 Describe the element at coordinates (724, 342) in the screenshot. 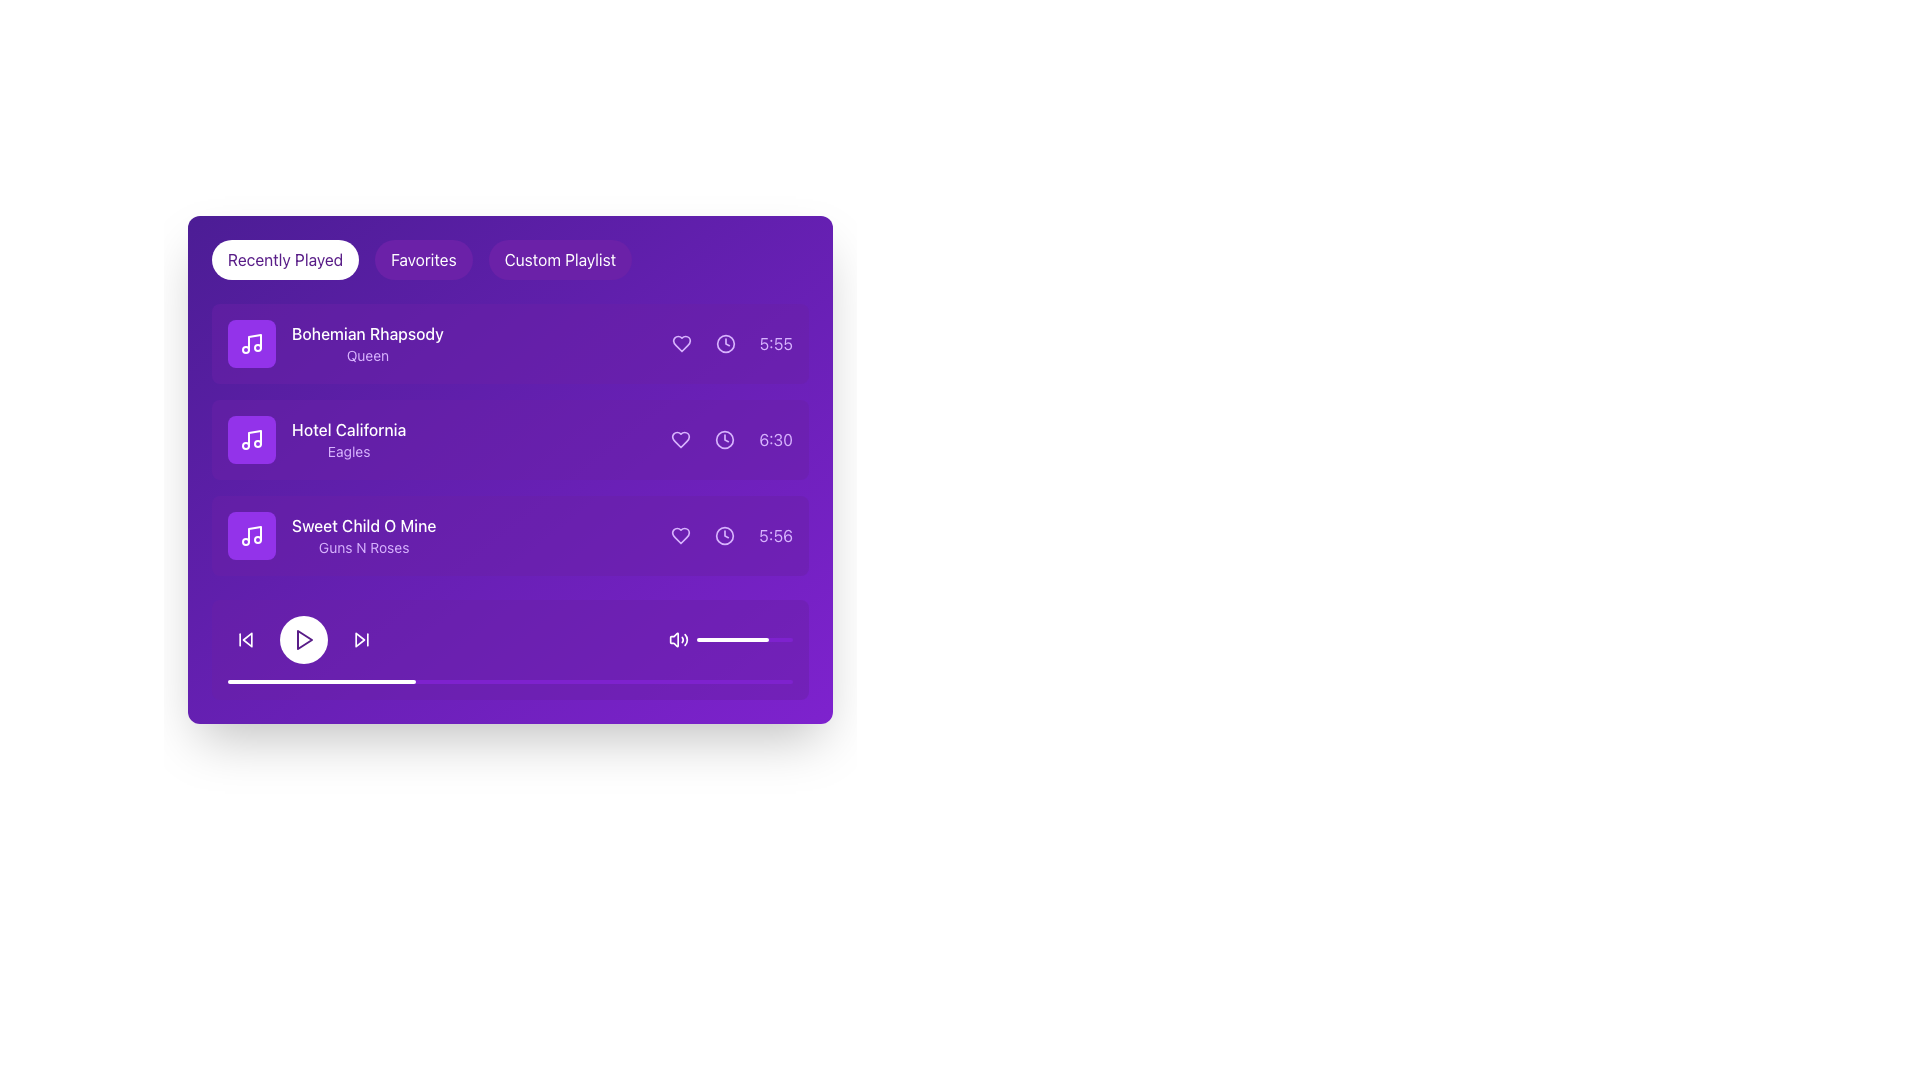

I see `the central circular component of the clock icon located to the right of the first row in the music playlist interface` at that location.